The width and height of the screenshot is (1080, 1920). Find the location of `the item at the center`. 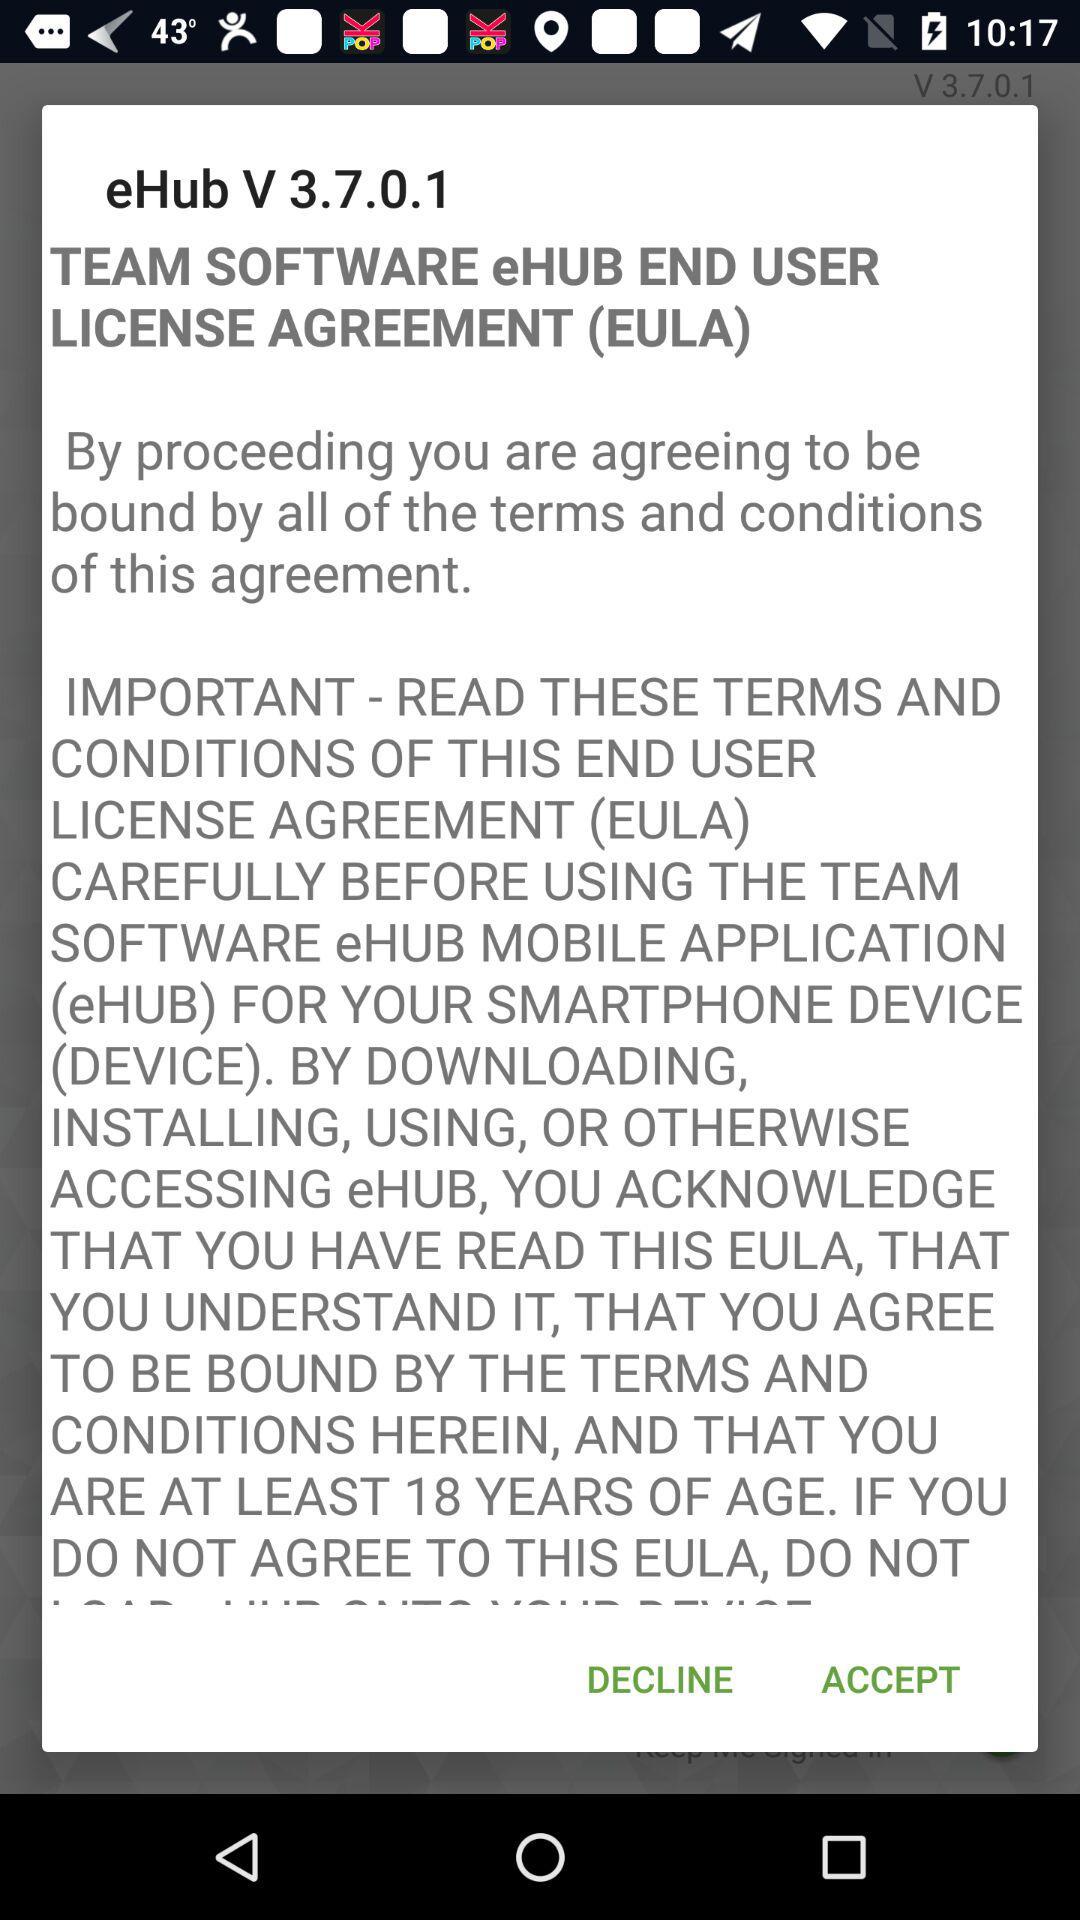

the item at the center is located at coordinates (540, 912).